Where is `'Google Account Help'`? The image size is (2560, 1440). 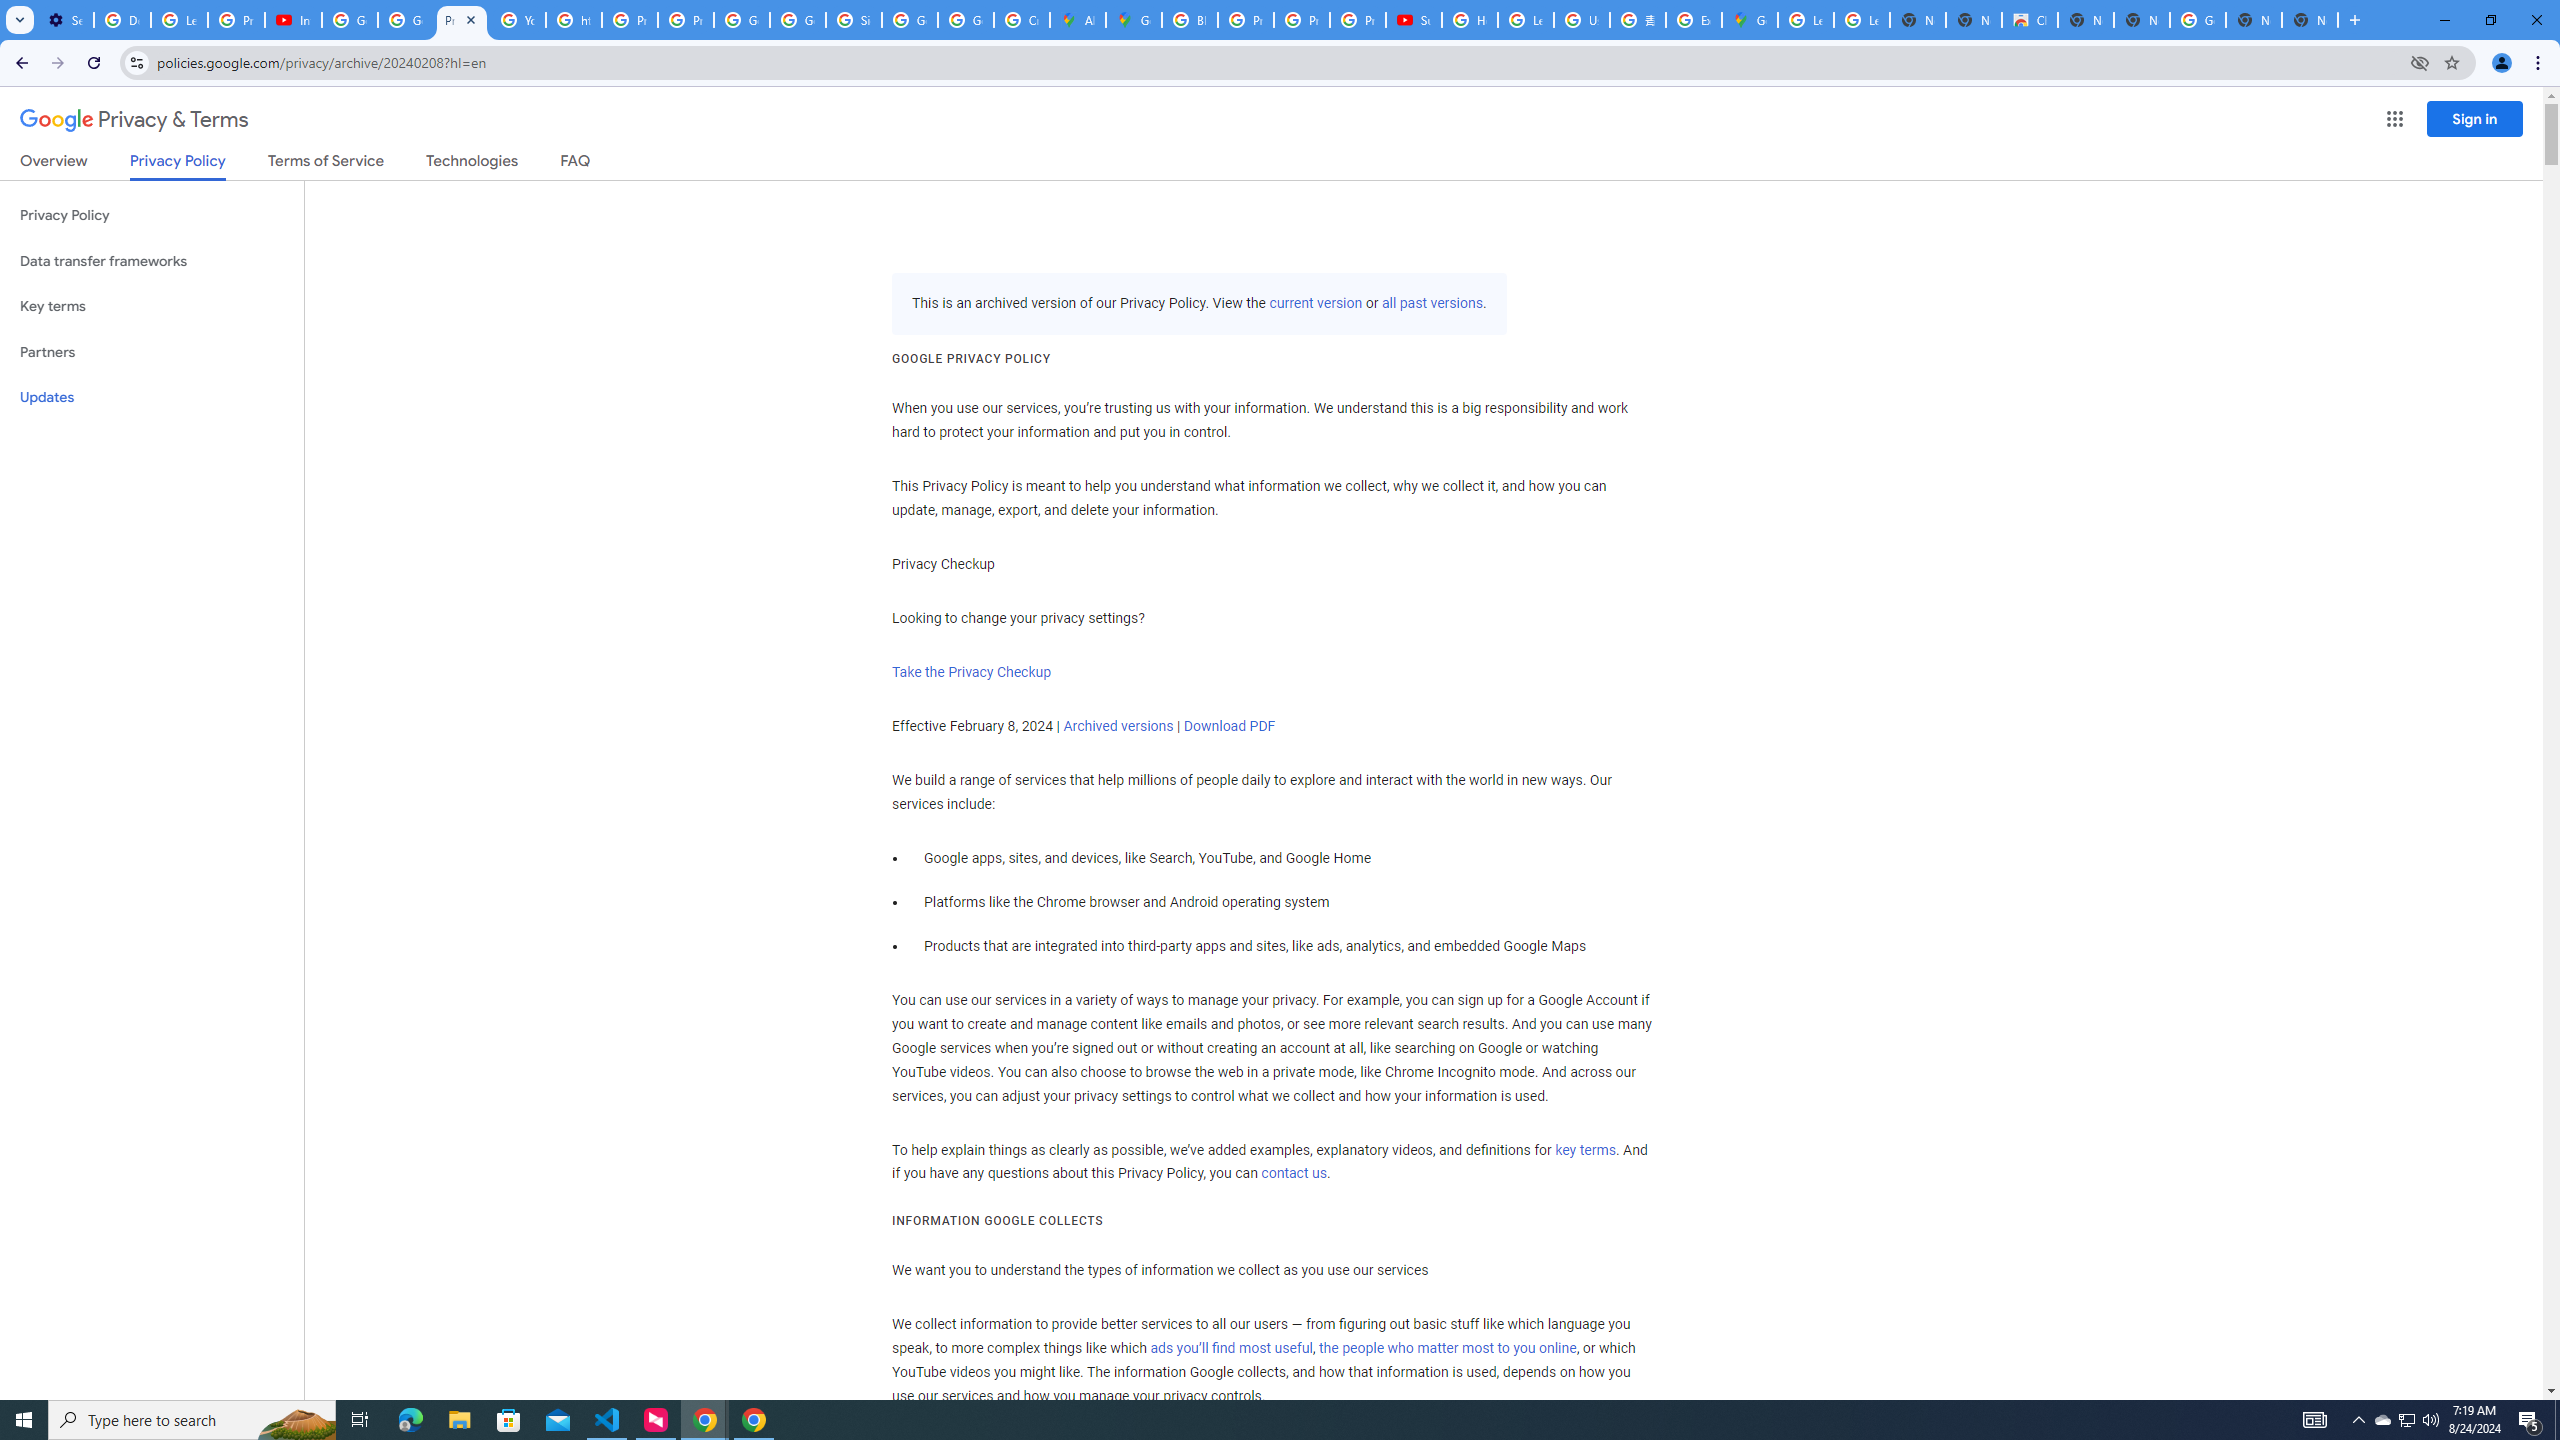 'Google Account Help' is located at coordinates (348, 19).